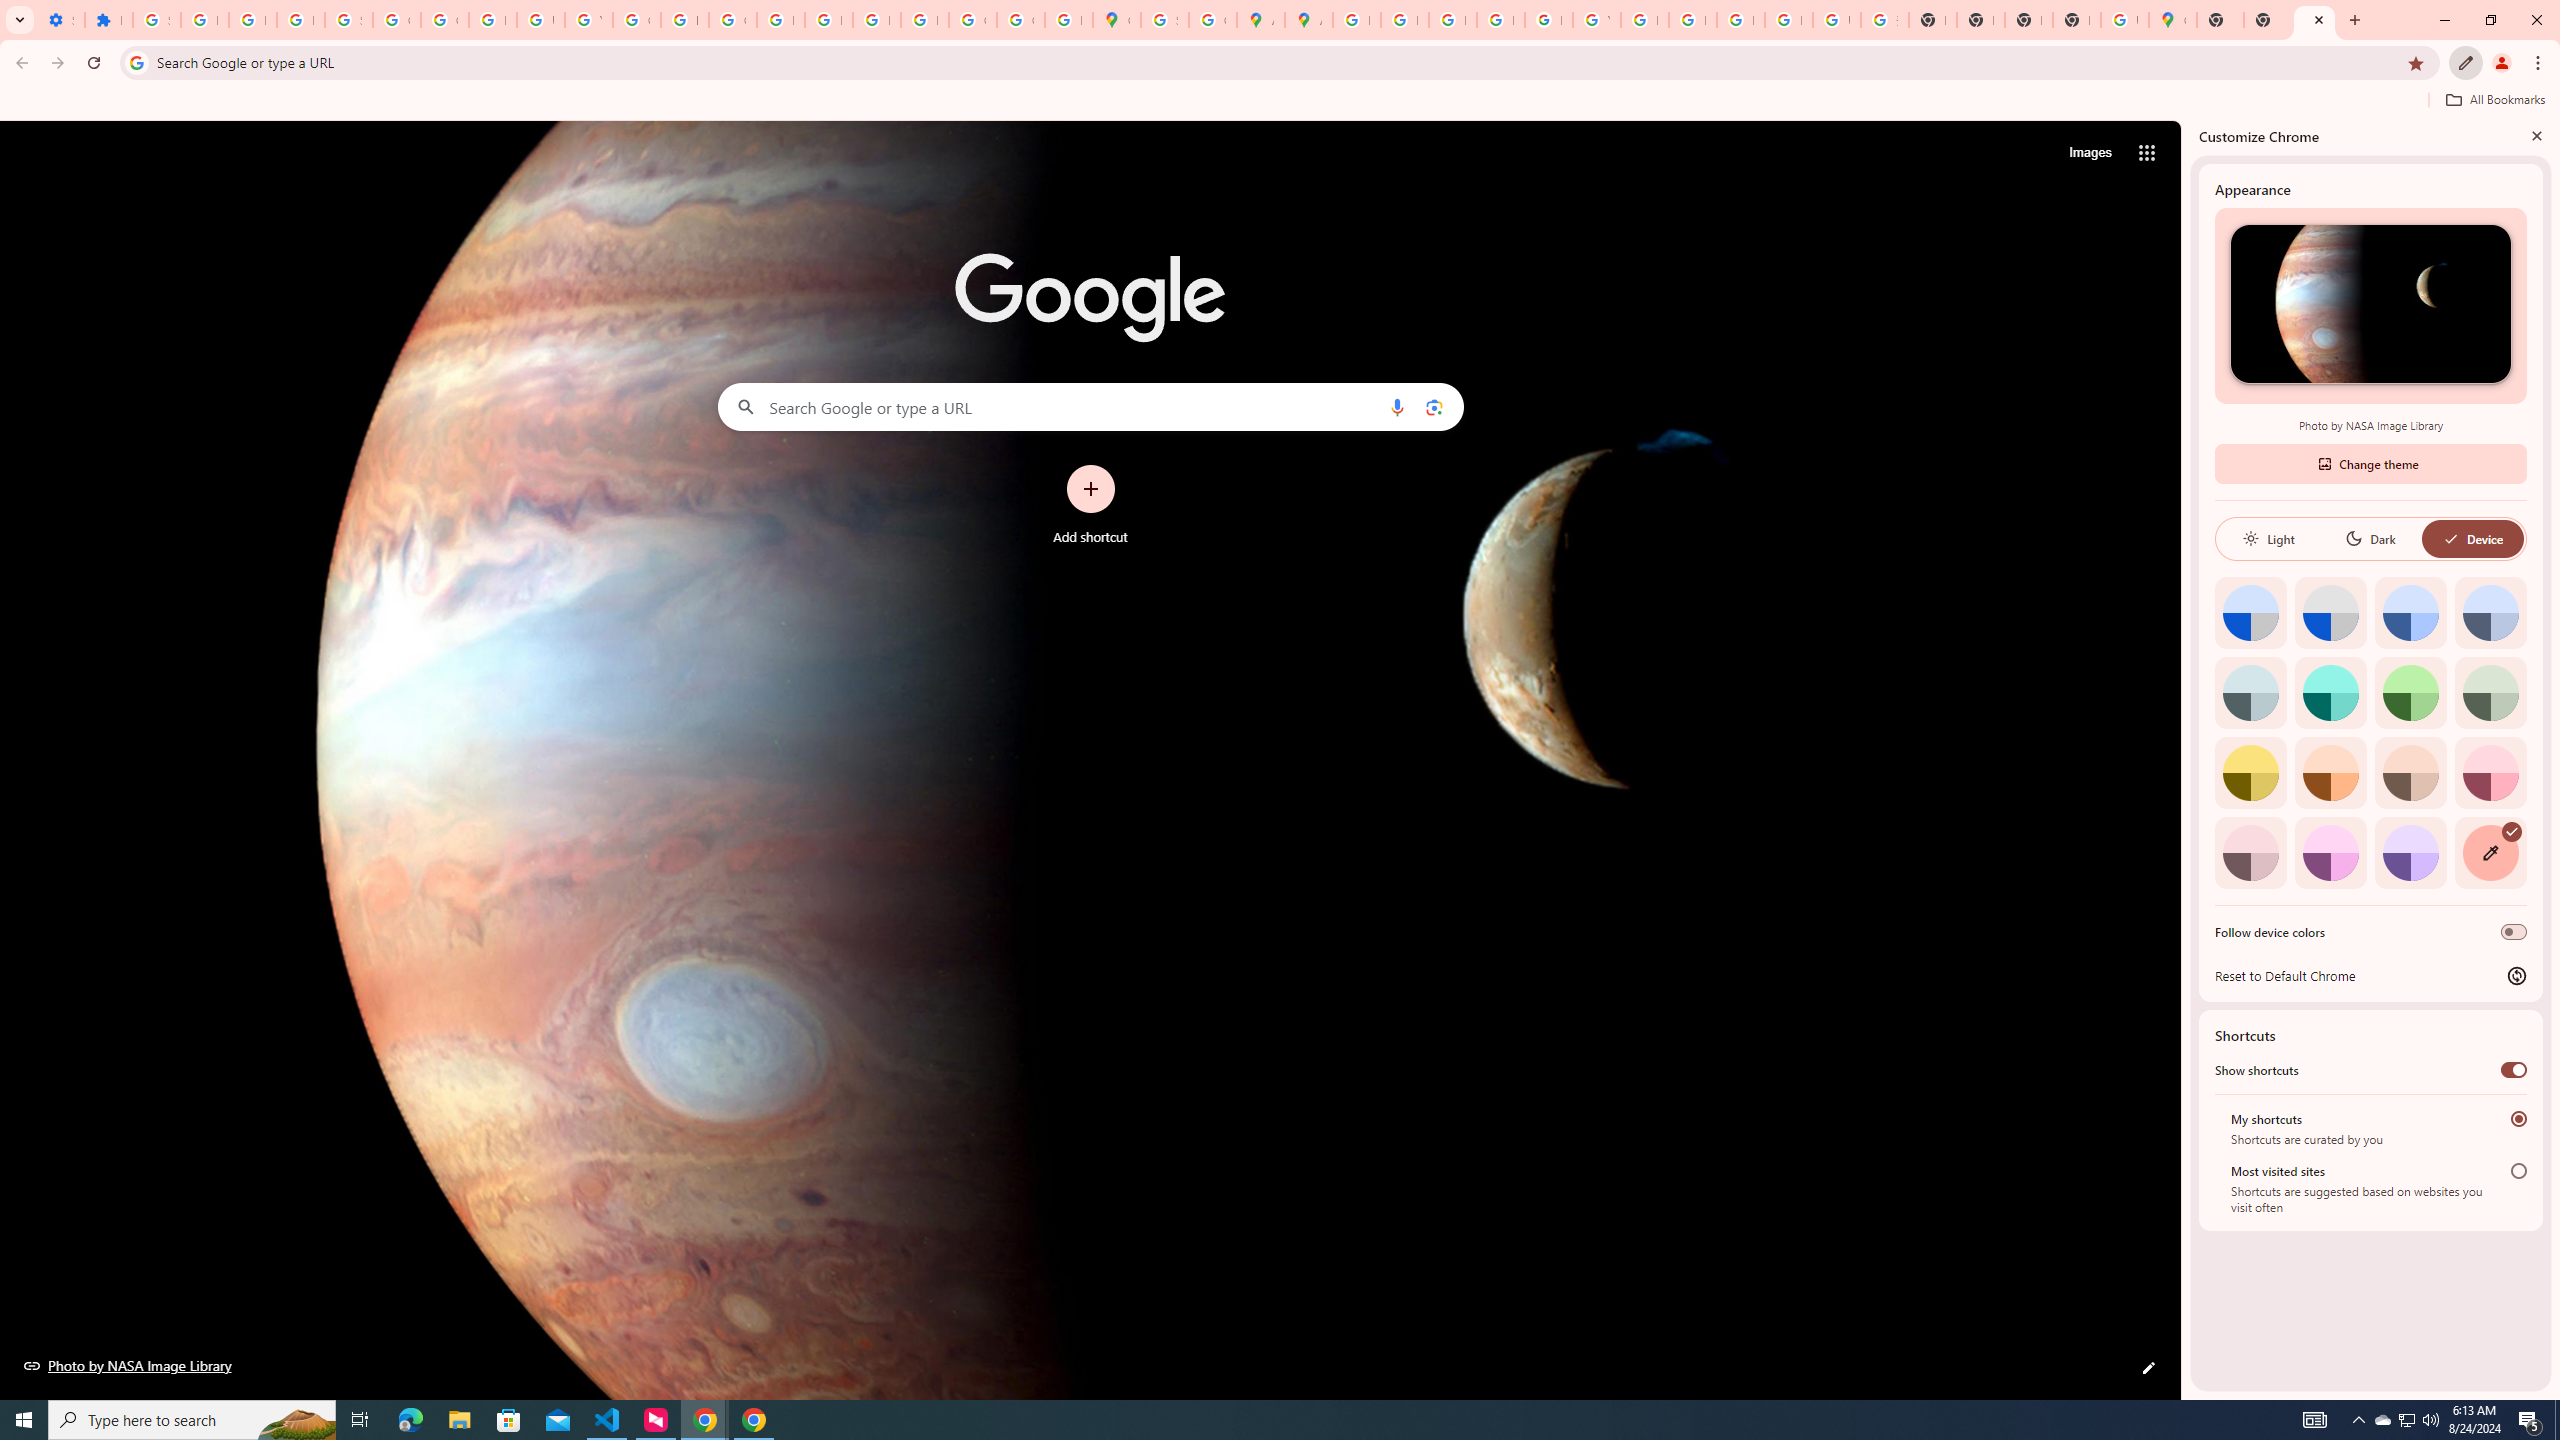 The image size is (2560, 1440). Describe the element at coordinates (2329, 612) in the screenshot. I see `'Grey default color'` at that location.